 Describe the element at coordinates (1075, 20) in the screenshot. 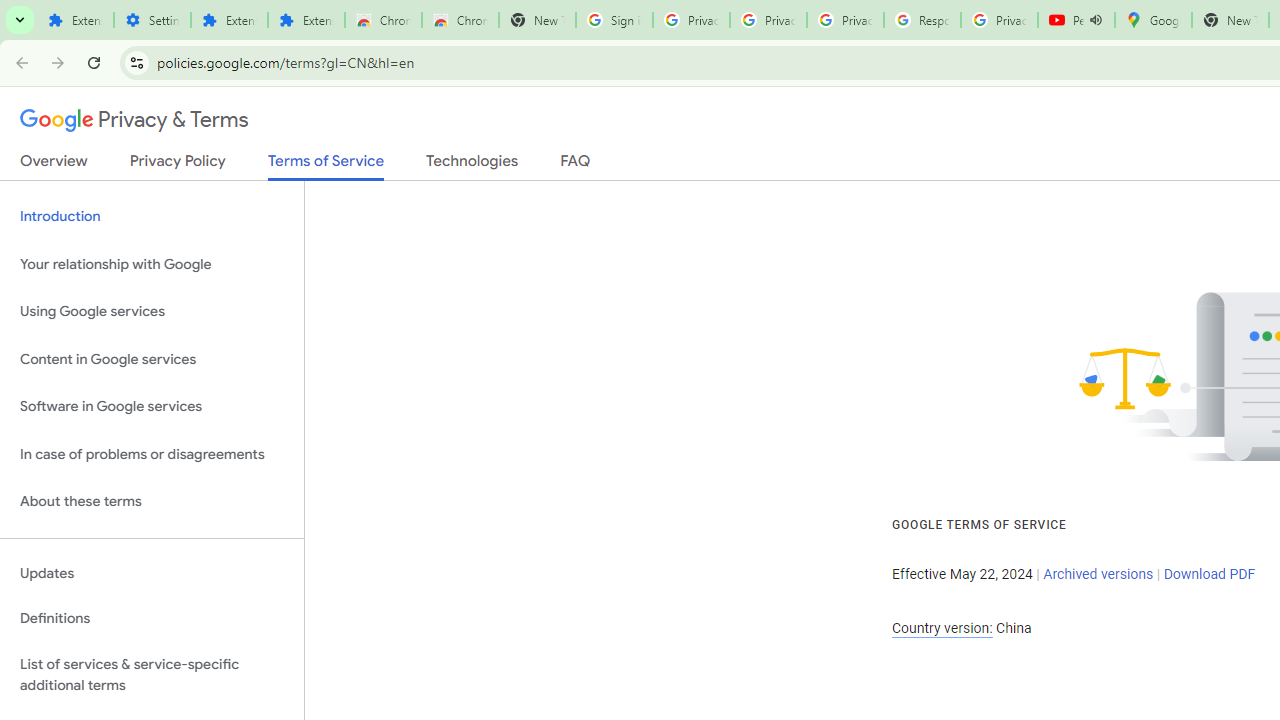

I see `'Personalized AI for you | Gemini - YouTube - Audio playing'` at that location.